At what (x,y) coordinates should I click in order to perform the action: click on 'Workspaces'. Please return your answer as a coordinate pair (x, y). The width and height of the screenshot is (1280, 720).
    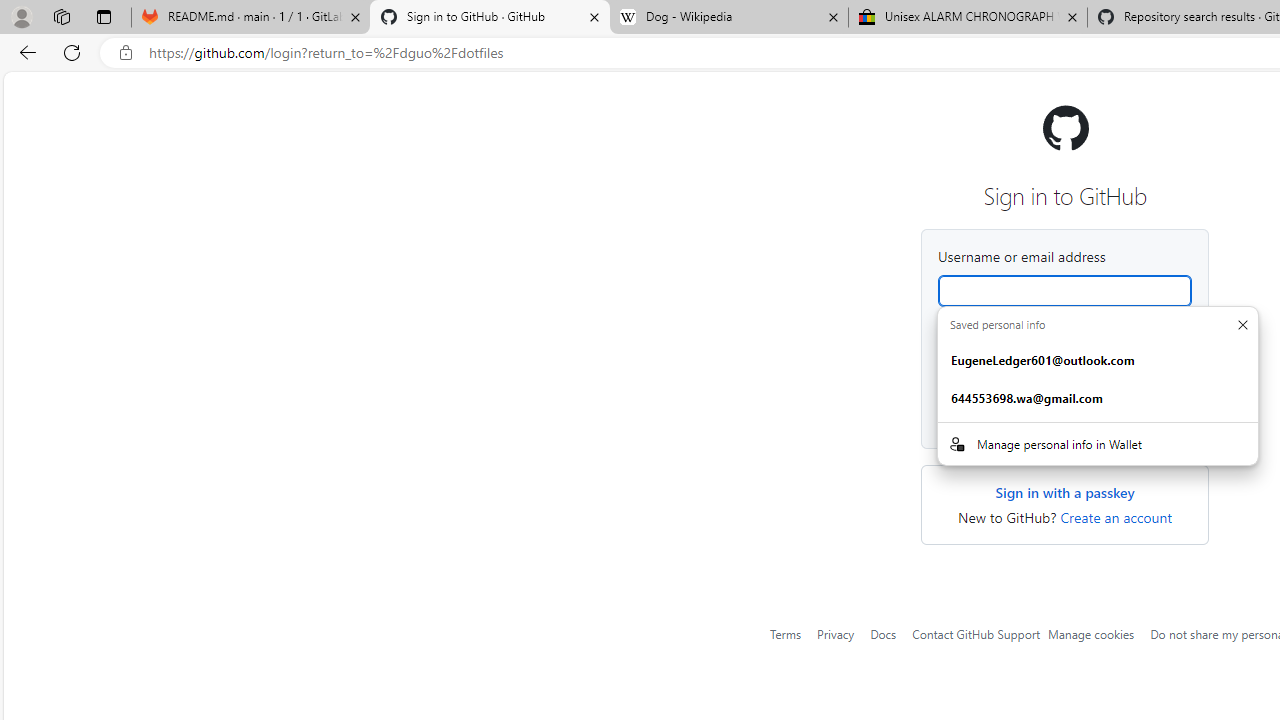
    Looking at the image, I should click on (61, 16).